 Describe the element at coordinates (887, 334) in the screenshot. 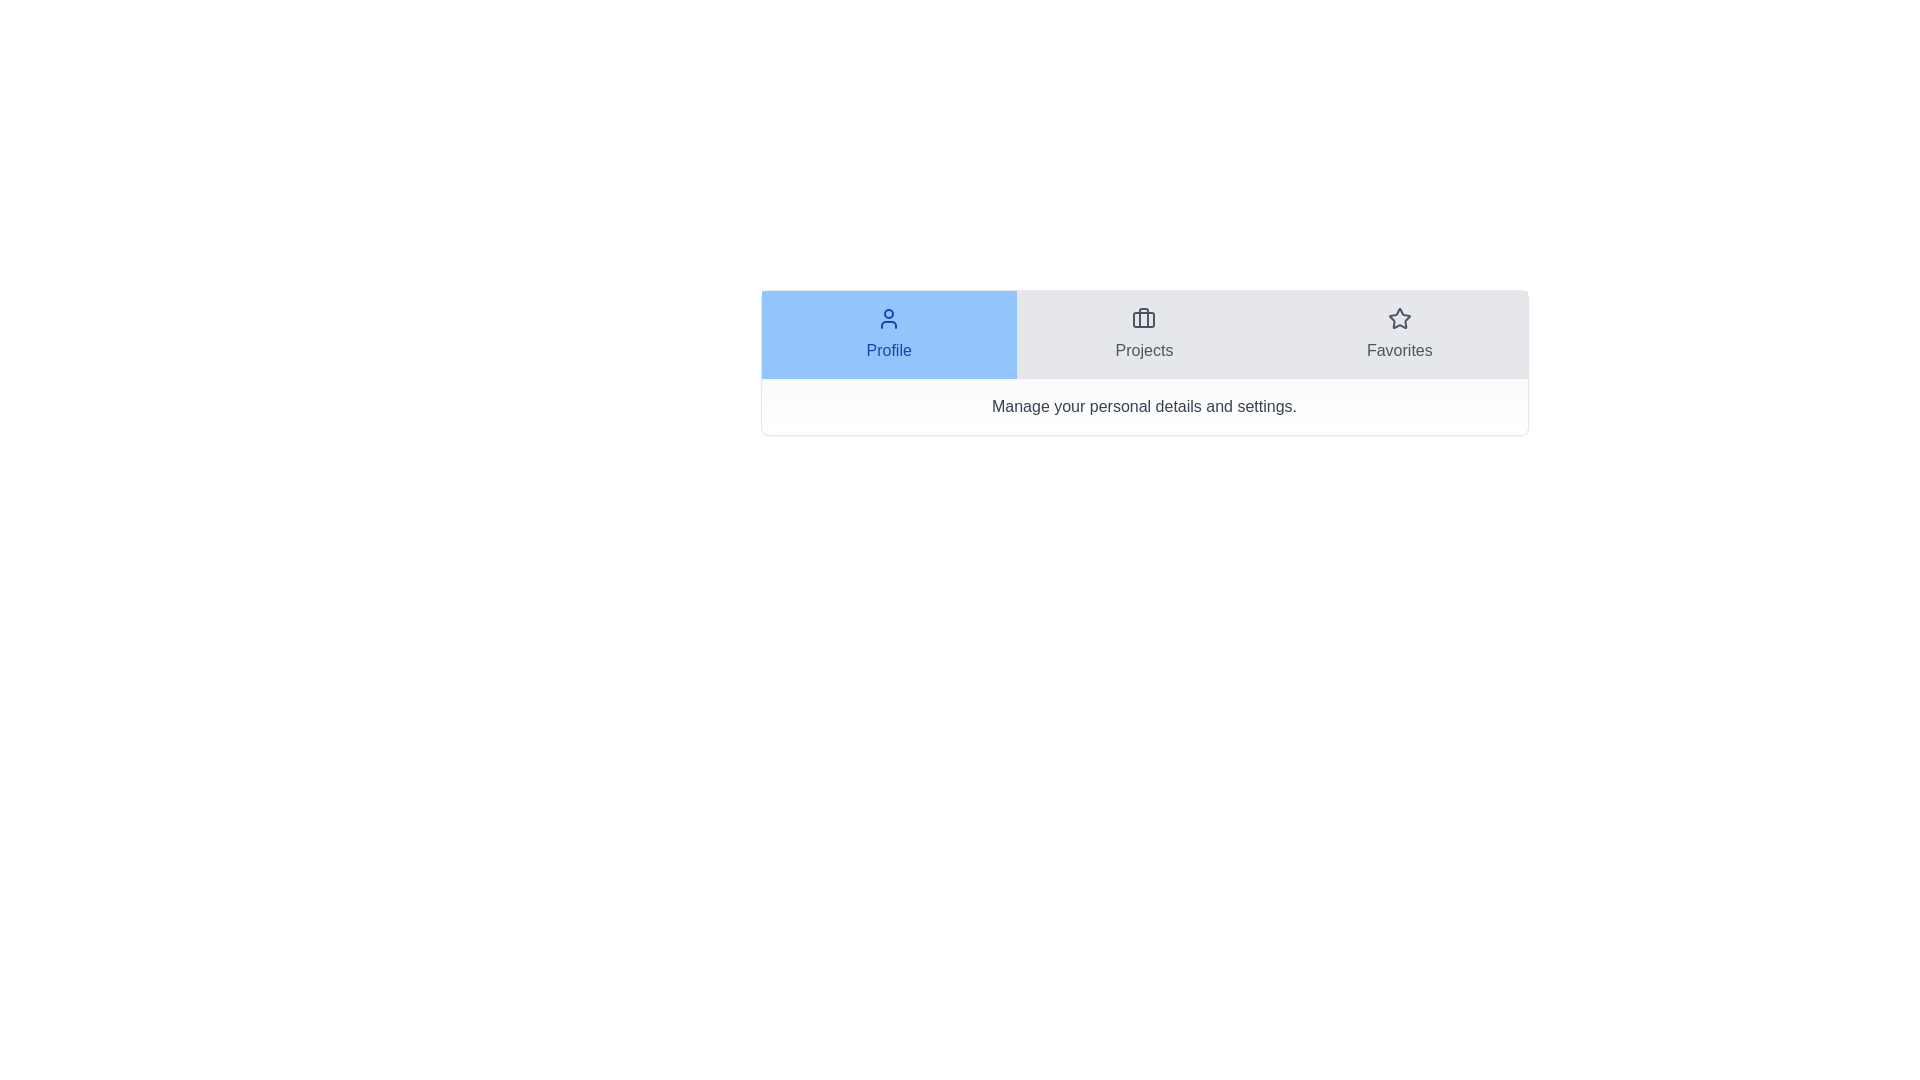

I see `the tab labeled Profile` at that location.